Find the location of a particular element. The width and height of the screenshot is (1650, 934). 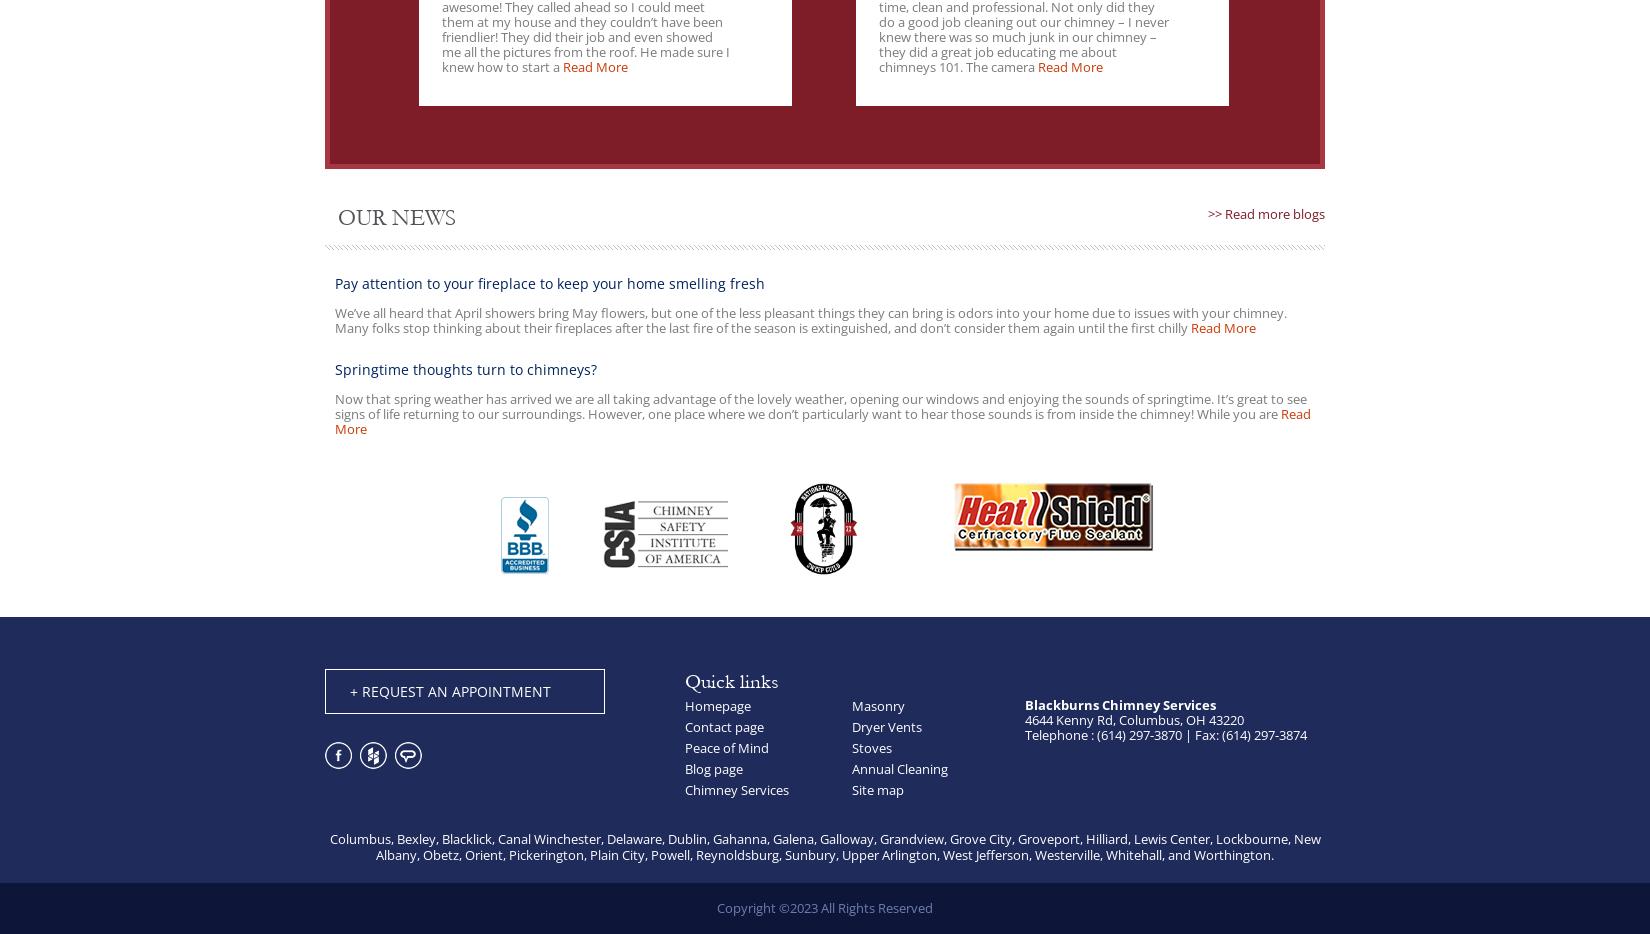

'Copyright ©2023 All Rights Reserved' is located at coordinates (825, 908).